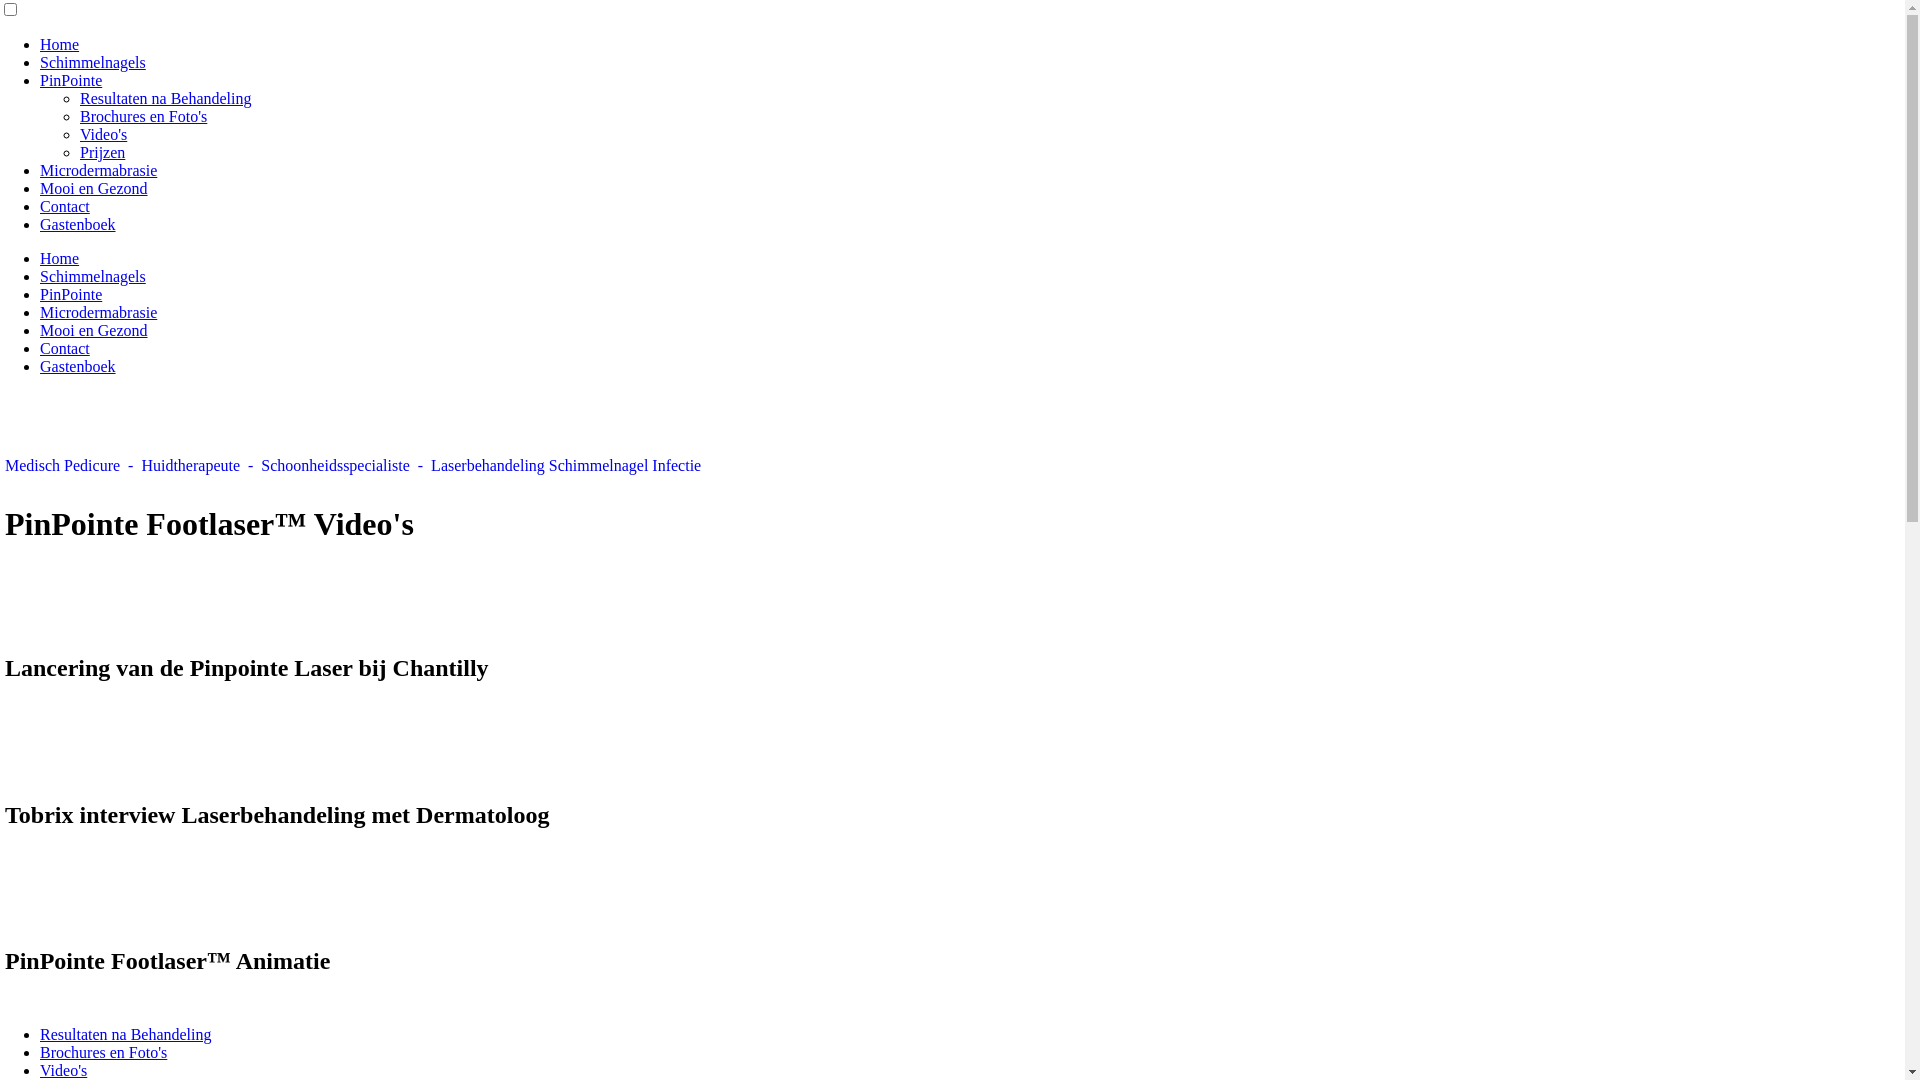  Describe the element at coordinates (142, 116) in the screenshot. I see `'Brochures en Foto's'` at that location.